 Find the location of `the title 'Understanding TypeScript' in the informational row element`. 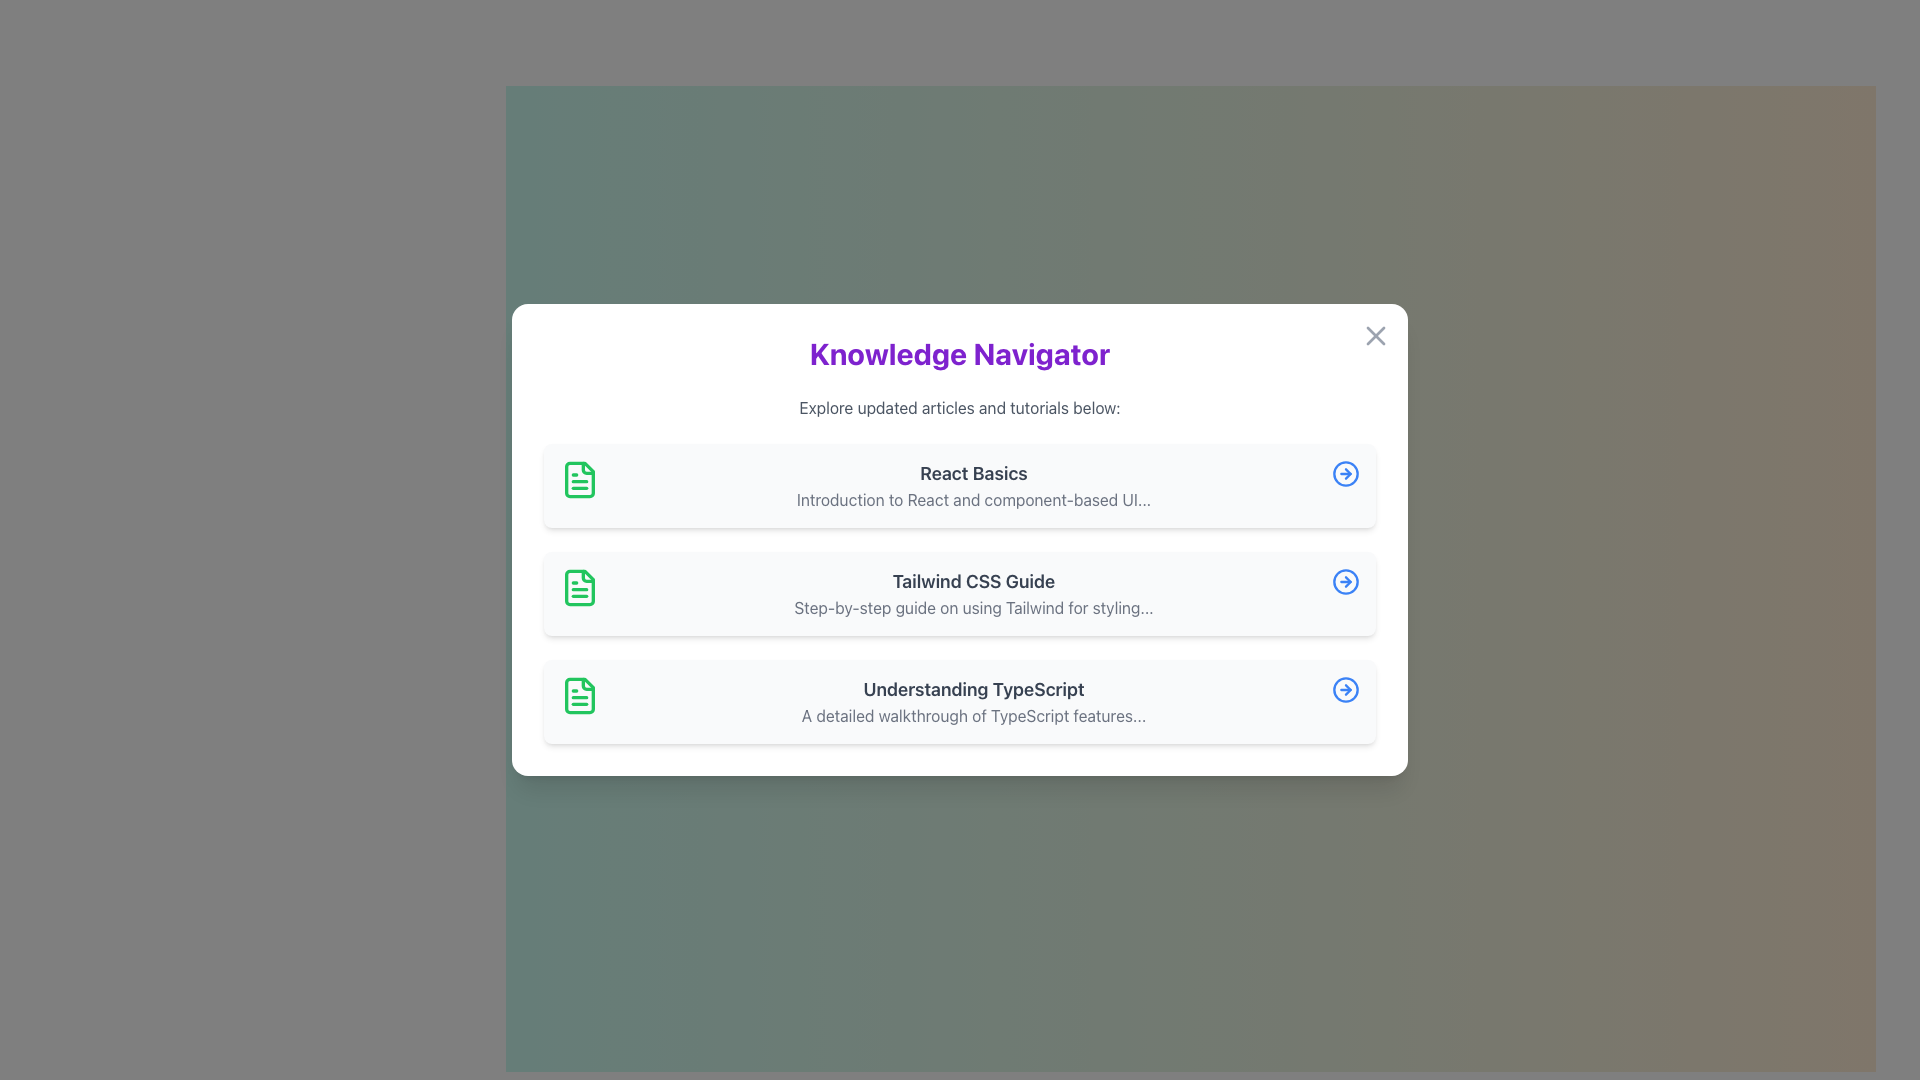

the title 'Understanding TypeScript' in the informational row element is located at coordinates (960, 701).